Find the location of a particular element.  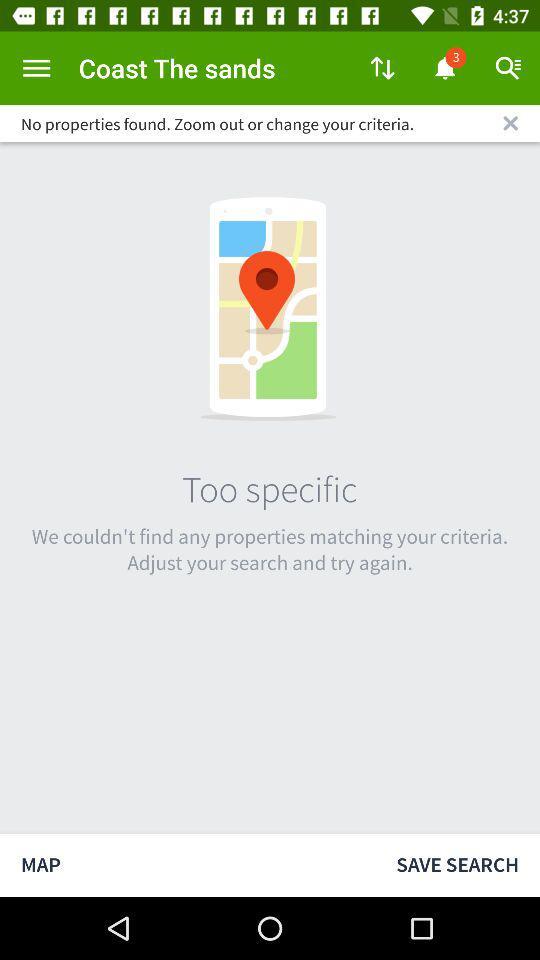

the item to the left of the coast the sands is located at coordinates (36, 68).